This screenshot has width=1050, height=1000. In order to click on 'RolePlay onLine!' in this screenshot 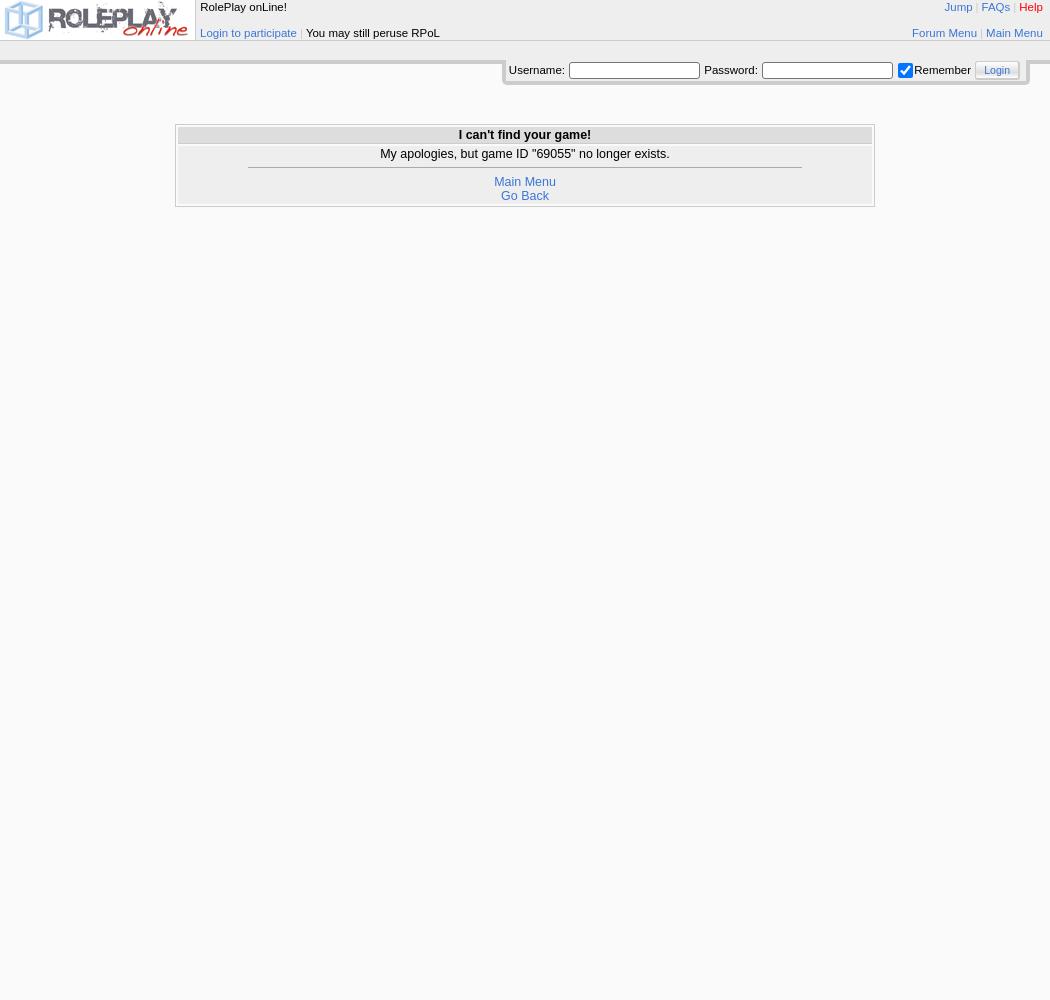, I will do `click(242, 7)`.